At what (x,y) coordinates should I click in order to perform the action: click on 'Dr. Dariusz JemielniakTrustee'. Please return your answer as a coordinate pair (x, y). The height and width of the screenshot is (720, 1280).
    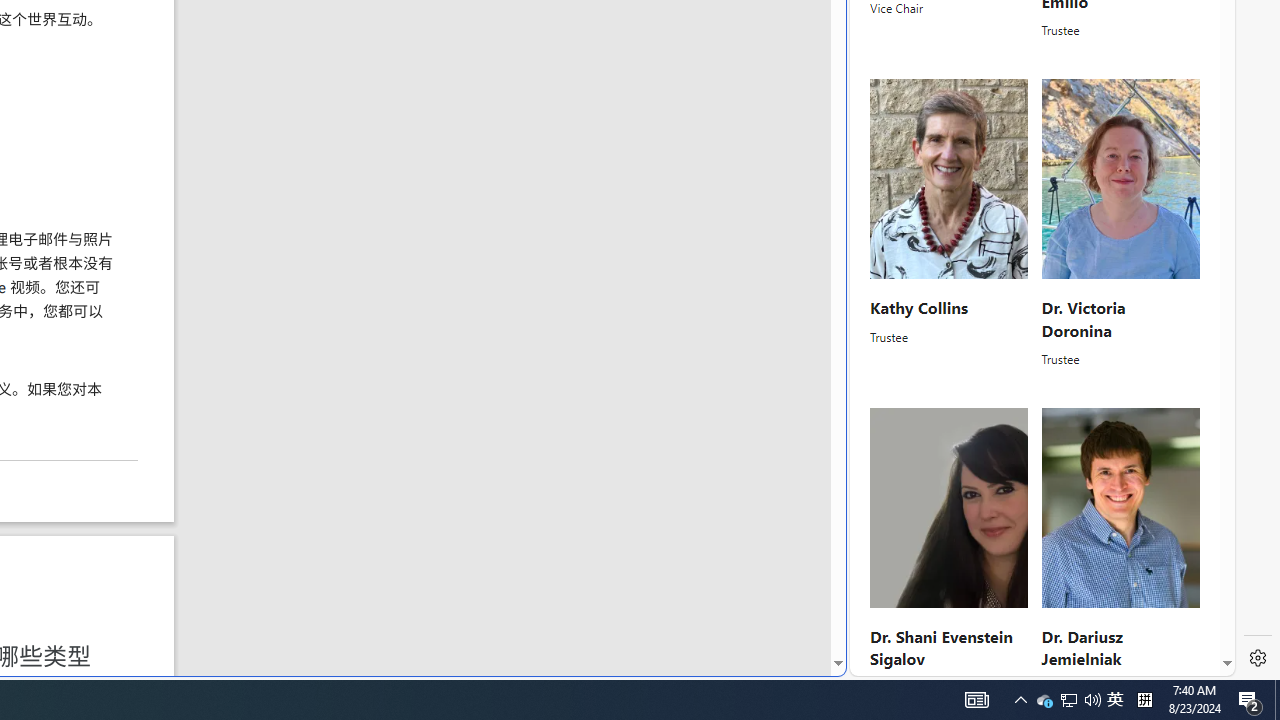
    Looking at the image, I should click on (1120, 552).